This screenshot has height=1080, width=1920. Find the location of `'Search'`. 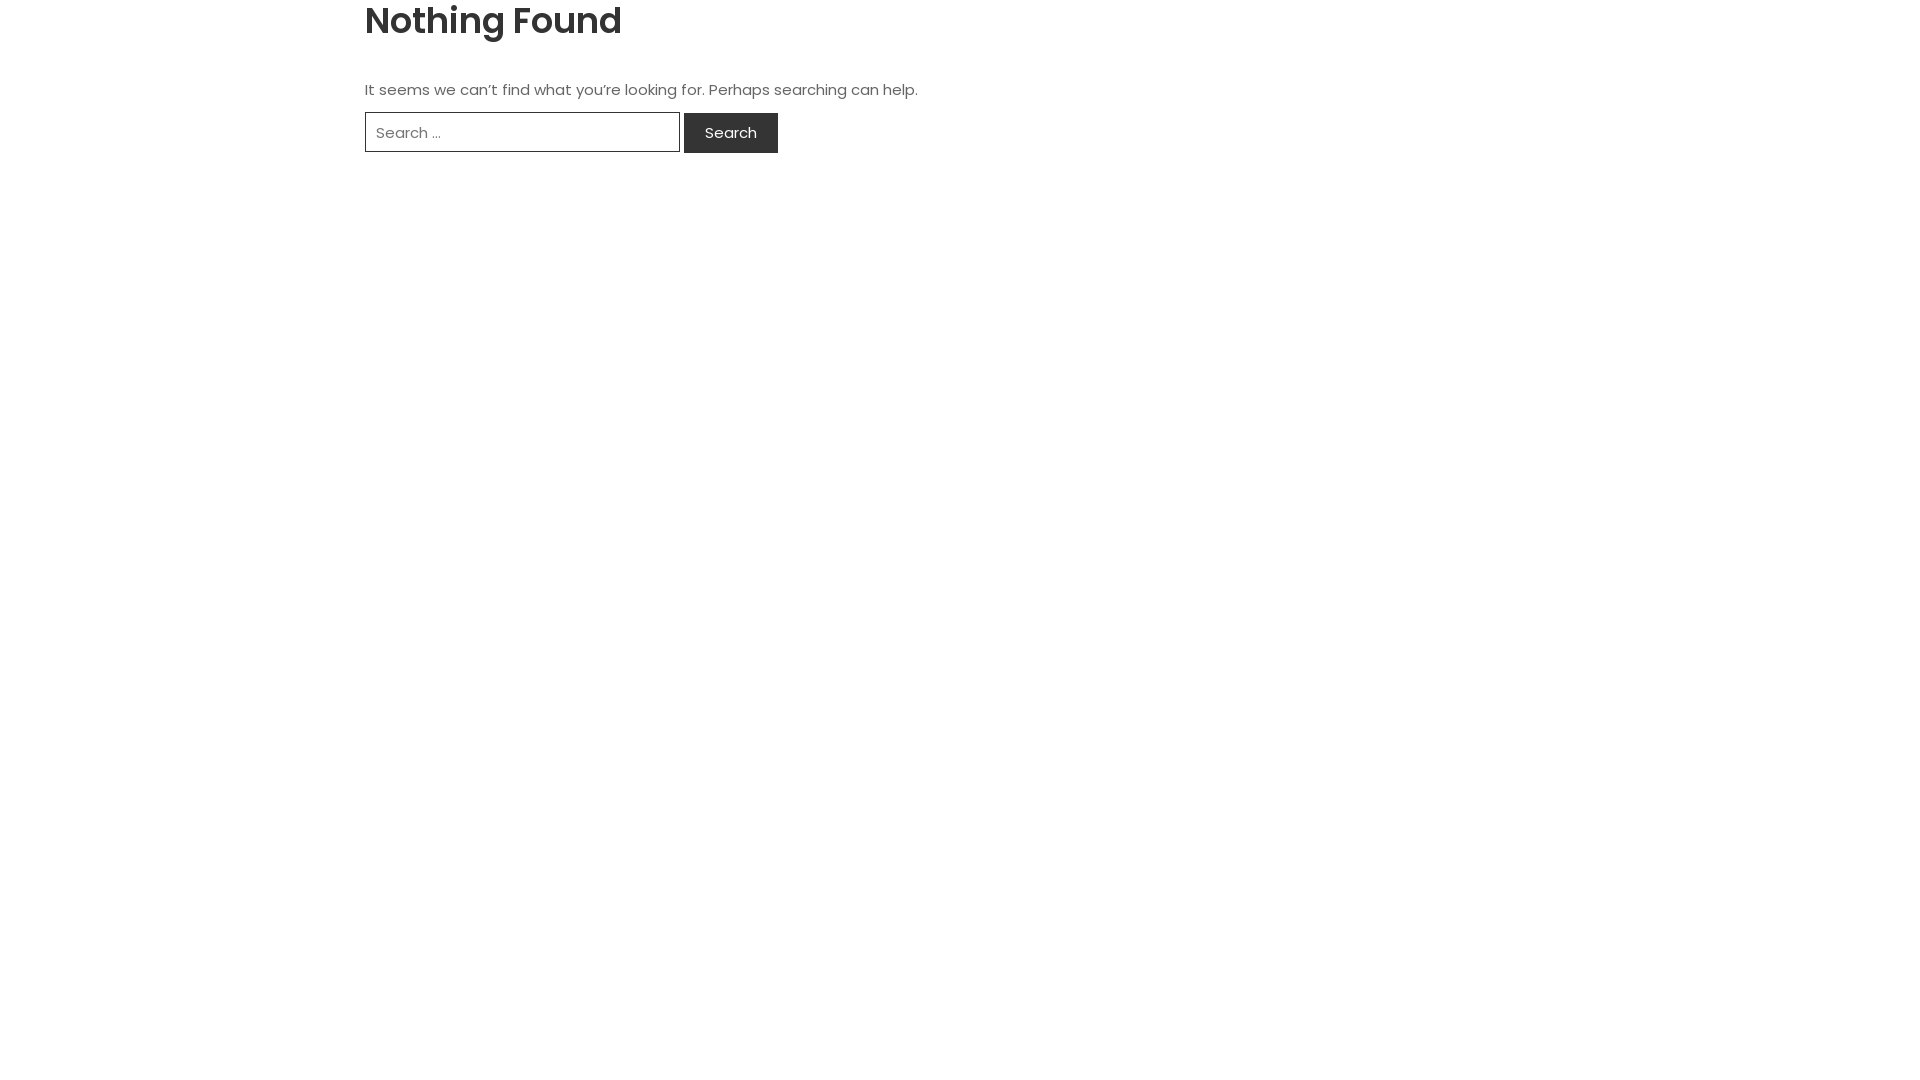

'Search' is located at coordinates (729, 131).